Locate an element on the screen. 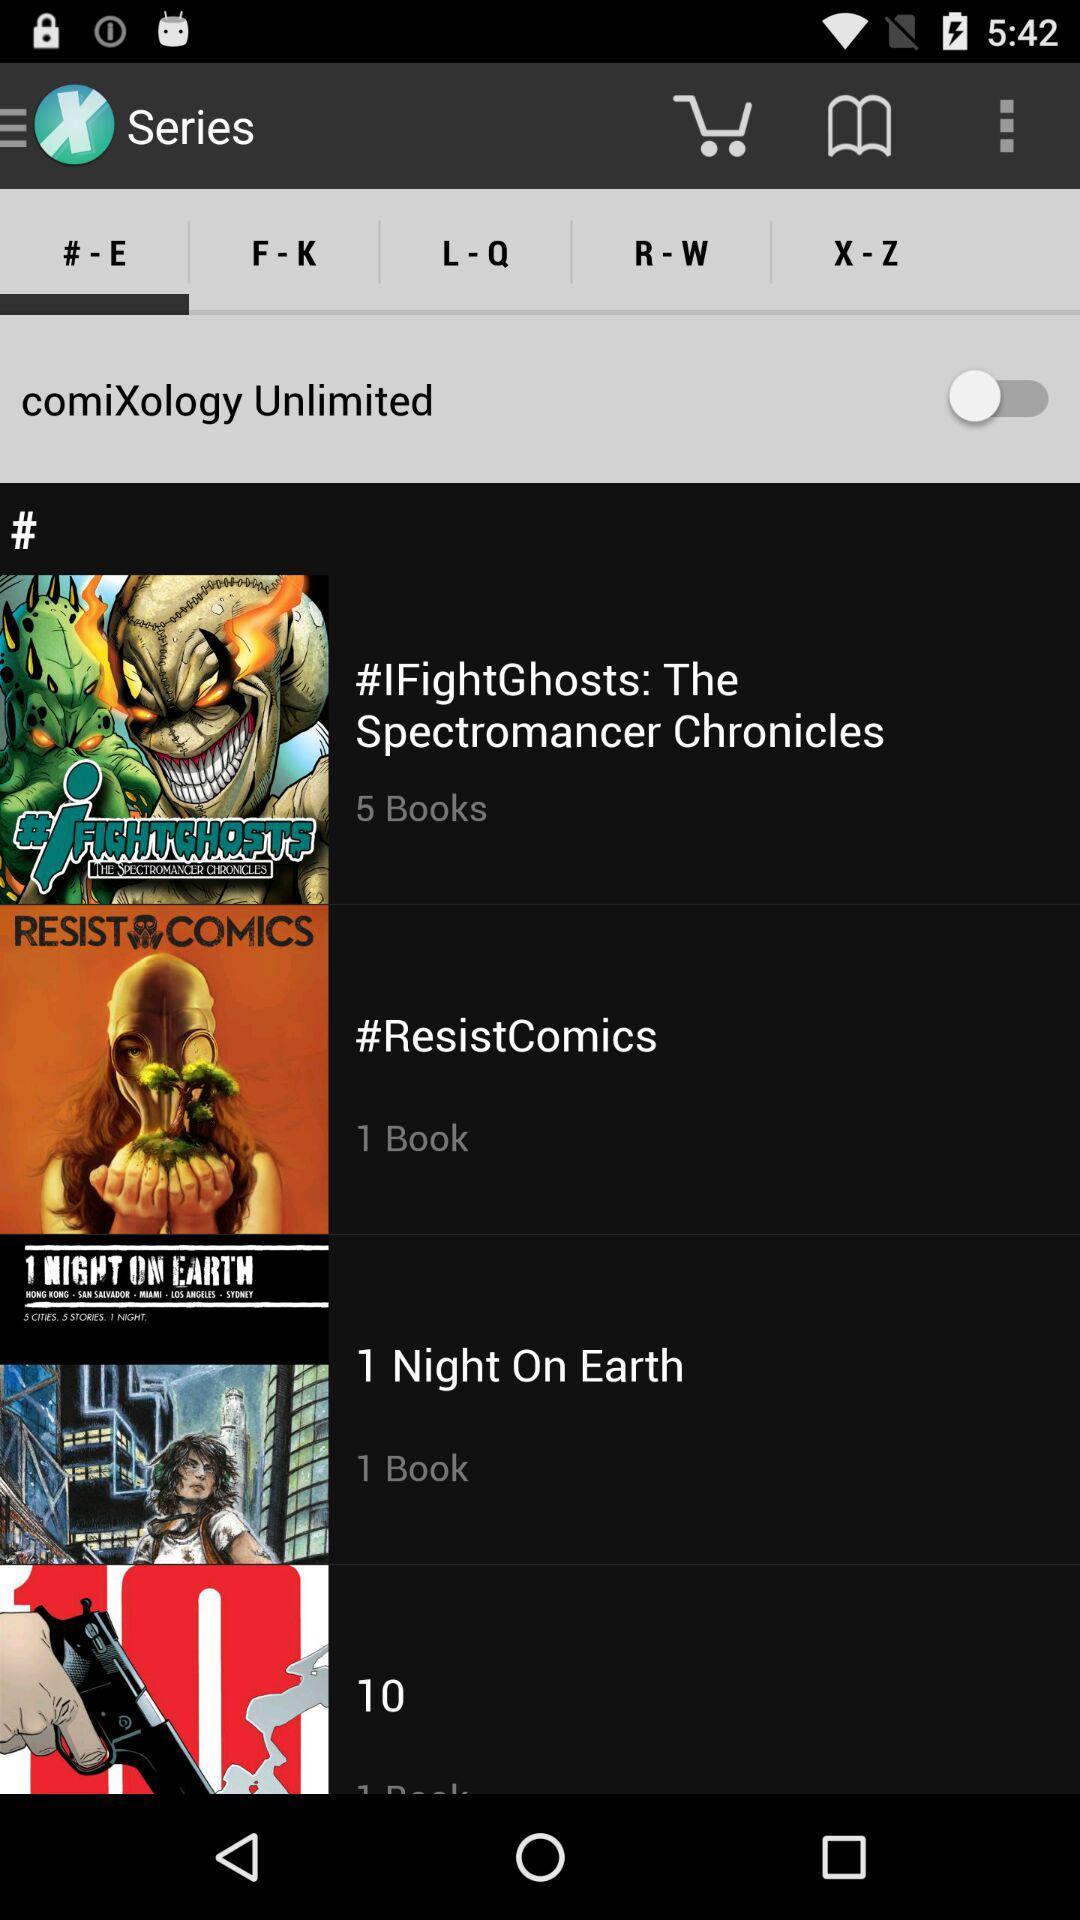 Image resolution: width=1080 pixels, height=1920 pixels. the # - e item is located at coordinates (94, 251).